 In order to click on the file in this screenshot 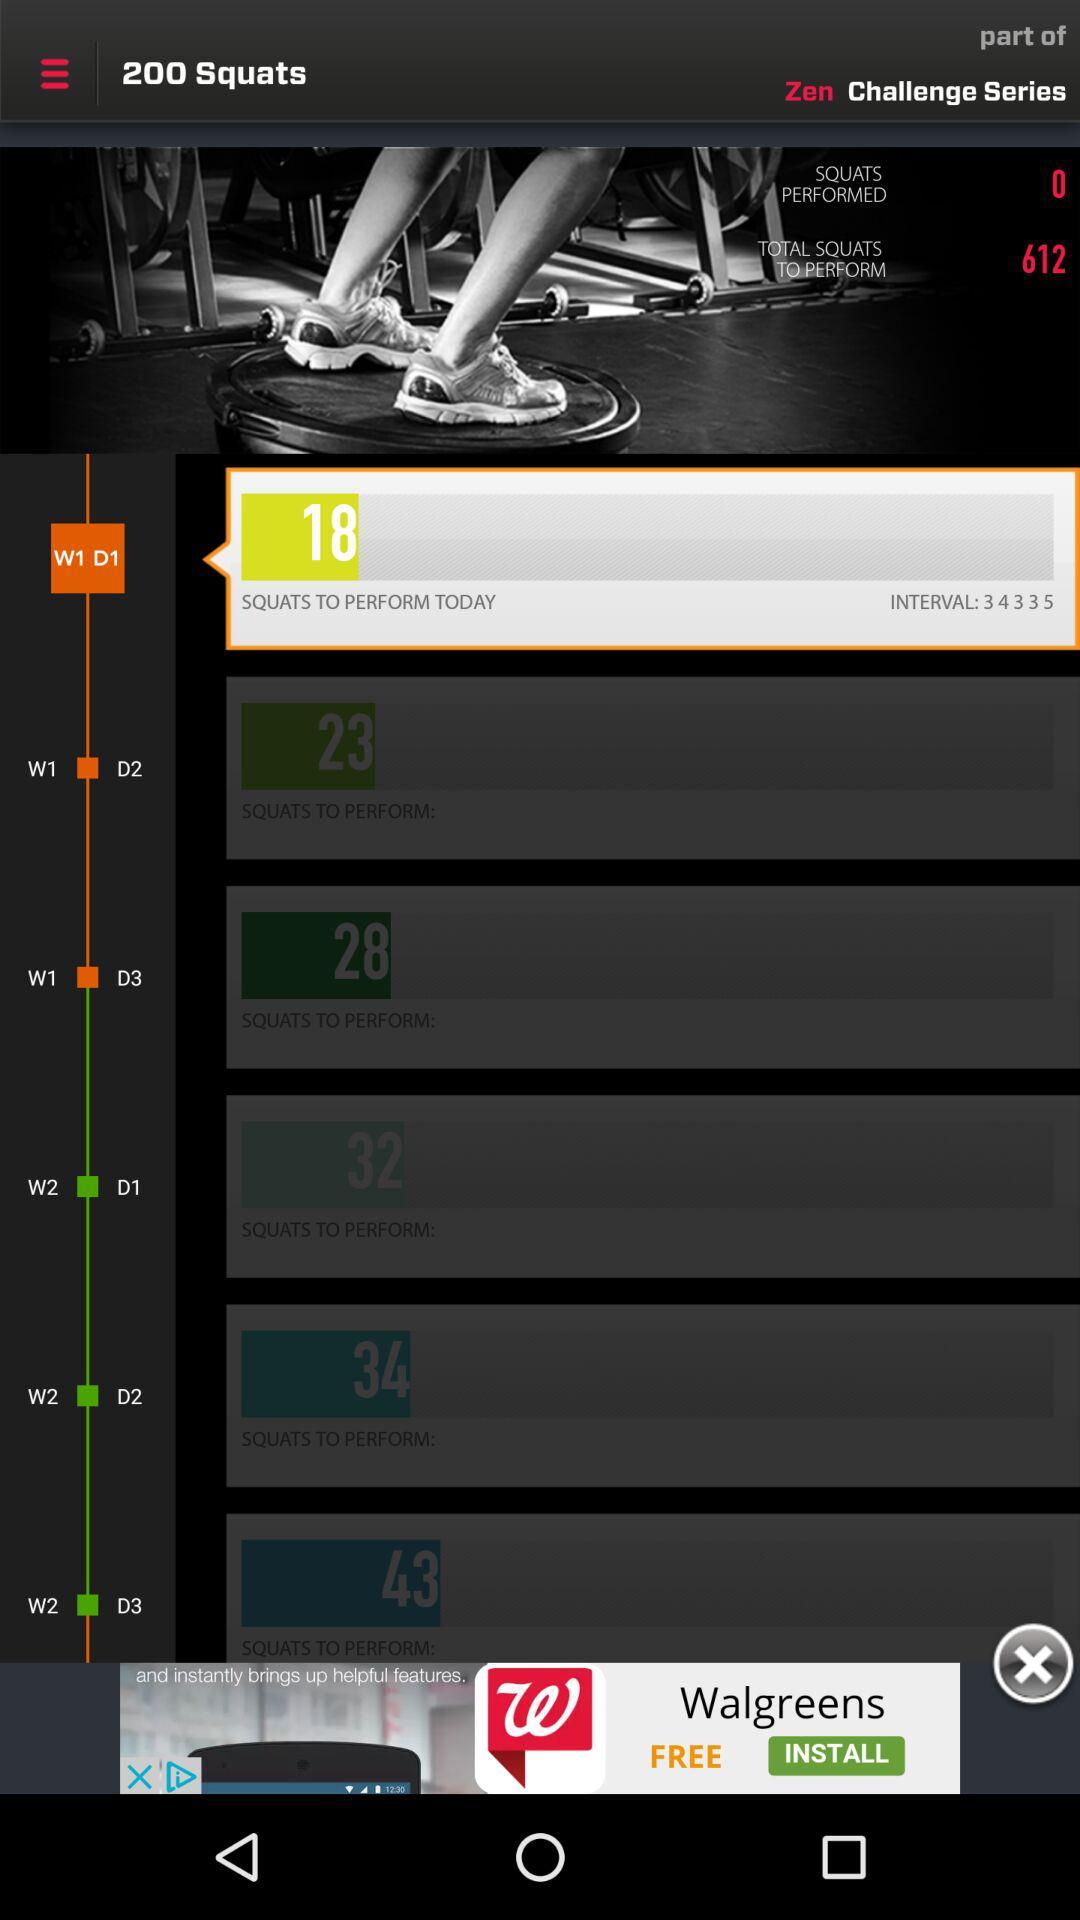, I will do `click(1032, 1667)`.